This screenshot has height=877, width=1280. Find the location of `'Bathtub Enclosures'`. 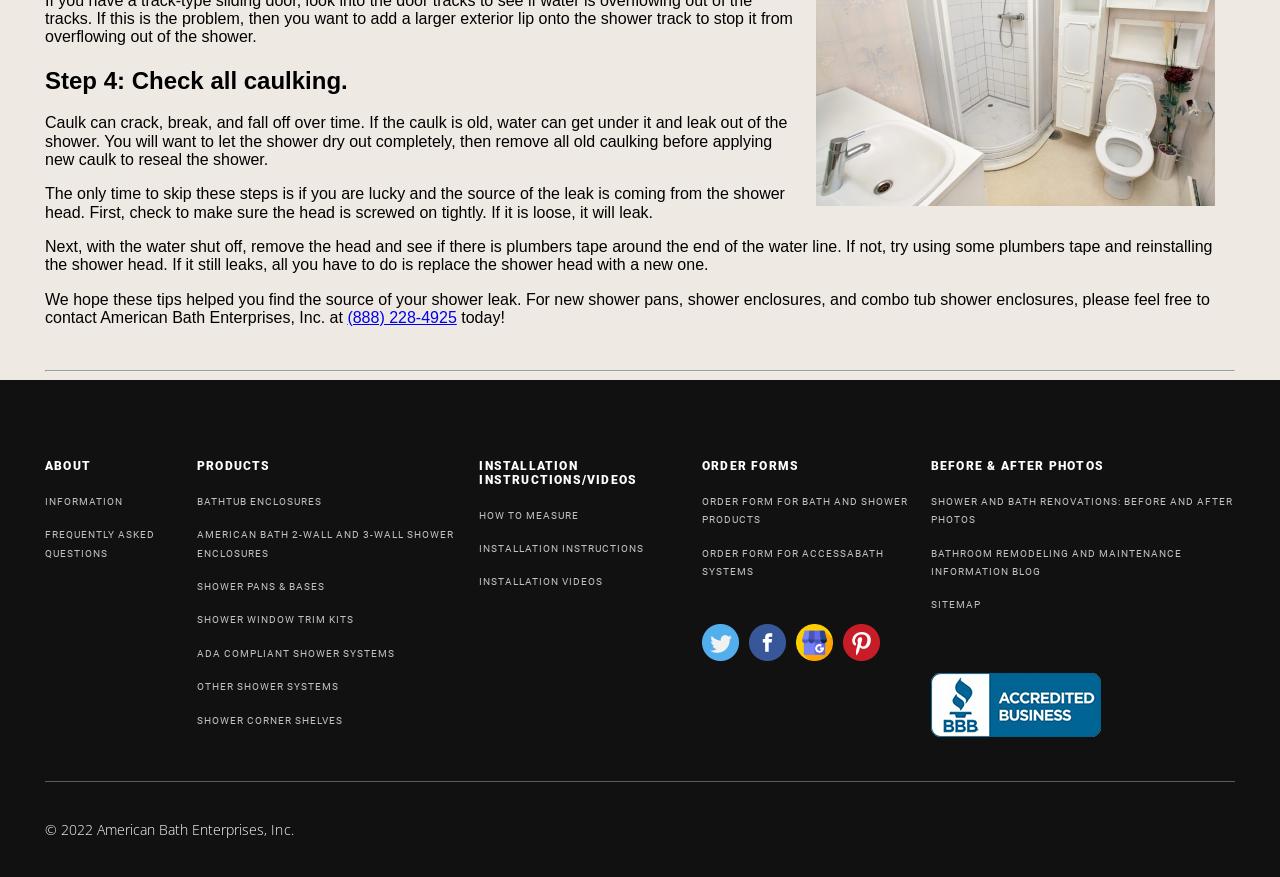

'Bathtub Enclosures' is located at coordinates (258, 499).